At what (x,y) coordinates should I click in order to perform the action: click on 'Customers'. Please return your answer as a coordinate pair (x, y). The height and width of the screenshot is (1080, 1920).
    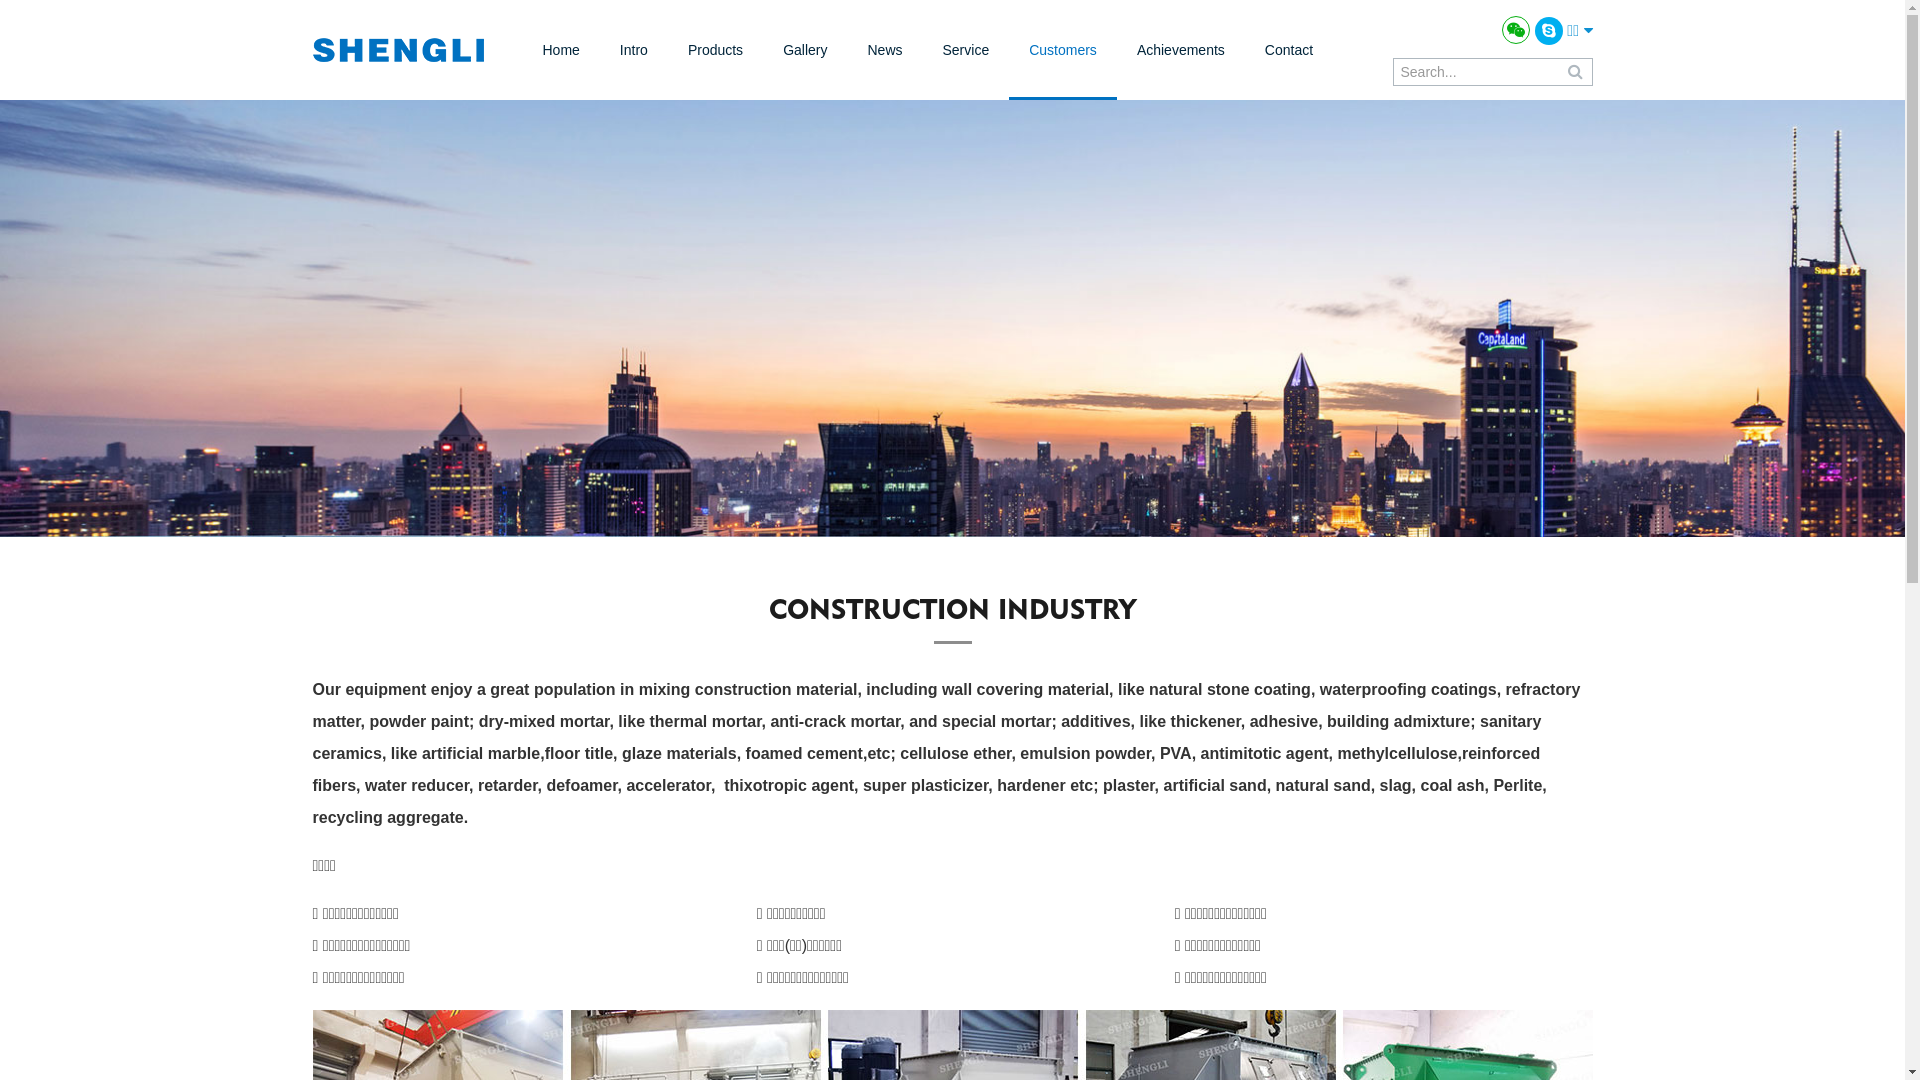
    Looking at the image, I should click on (1061, 49).